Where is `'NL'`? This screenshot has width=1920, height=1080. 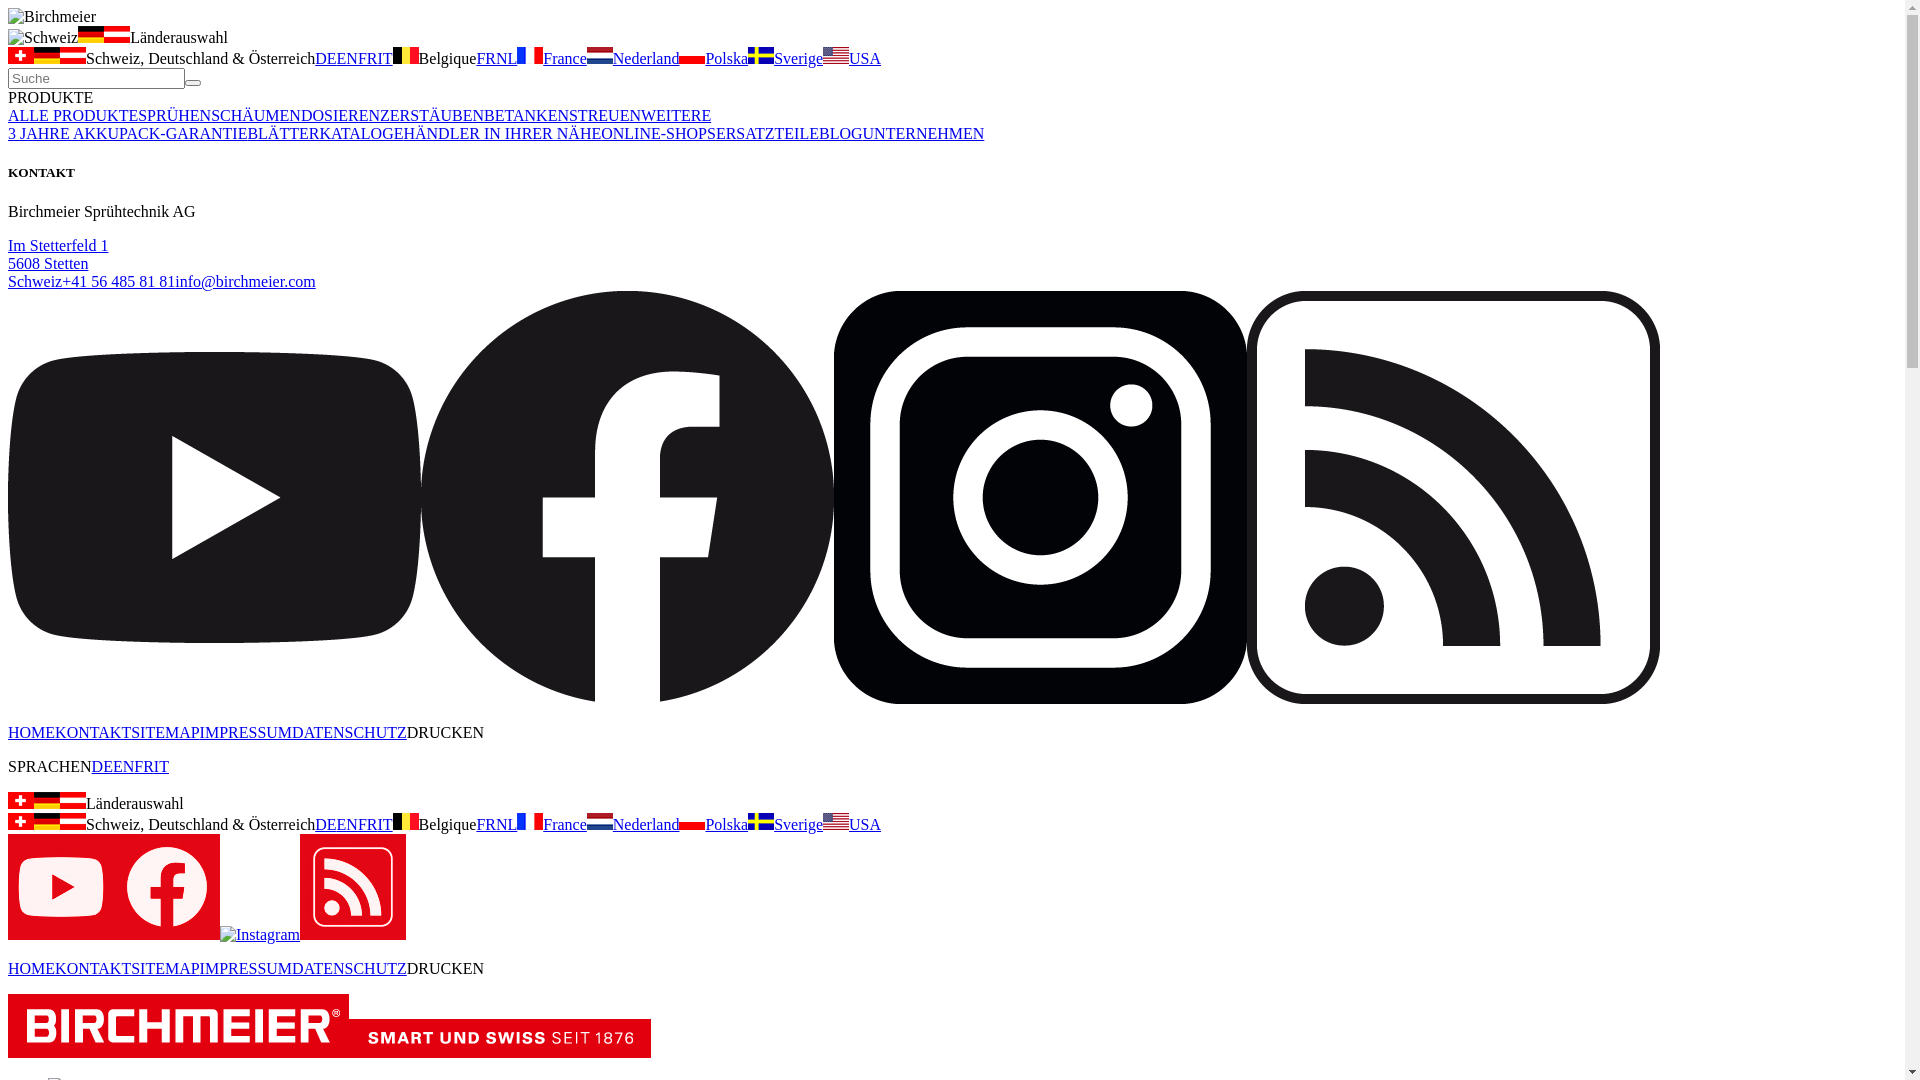 'NL' is located at coordinates (506, 57).